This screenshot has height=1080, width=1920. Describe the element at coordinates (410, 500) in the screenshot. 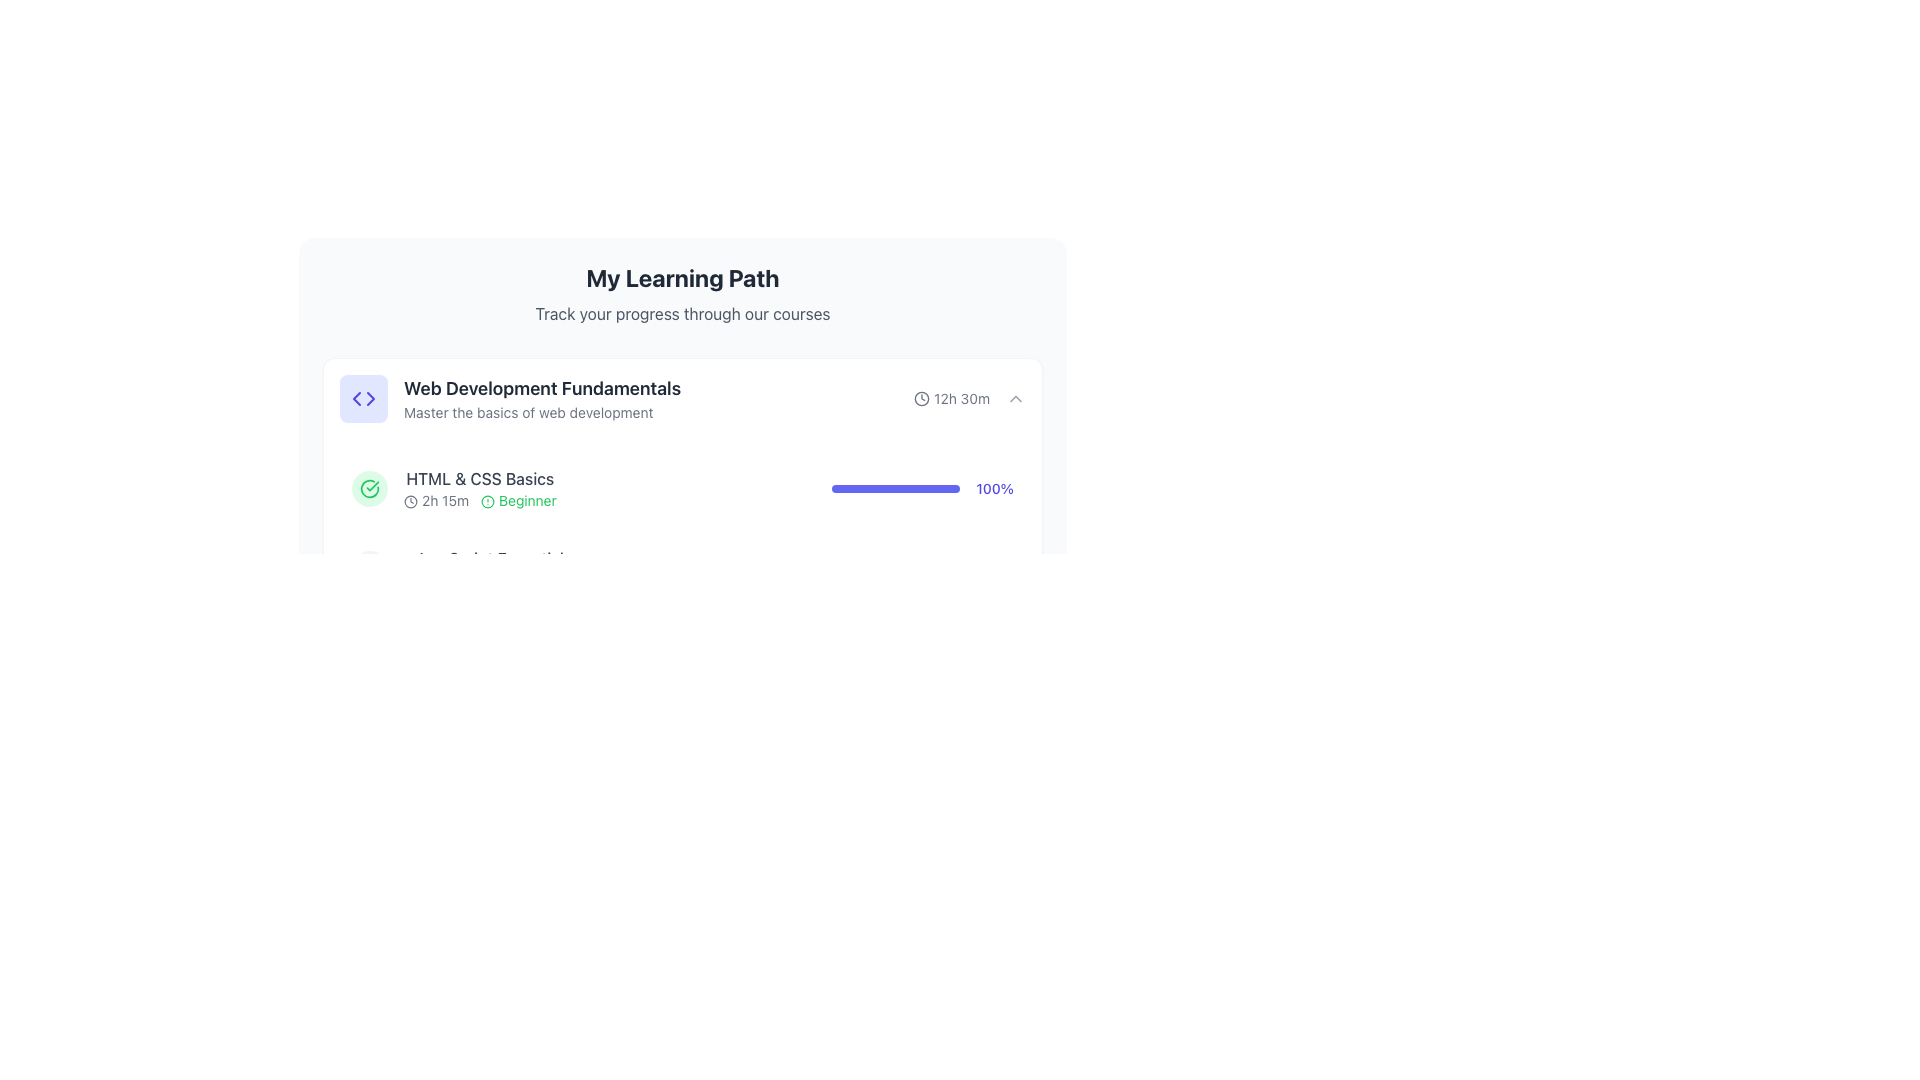

I see `the small circular clock icon with a black outline, located next to the text '2h 15m', in the list of modules under the 'Web Development Fundamentals' header` at that location.